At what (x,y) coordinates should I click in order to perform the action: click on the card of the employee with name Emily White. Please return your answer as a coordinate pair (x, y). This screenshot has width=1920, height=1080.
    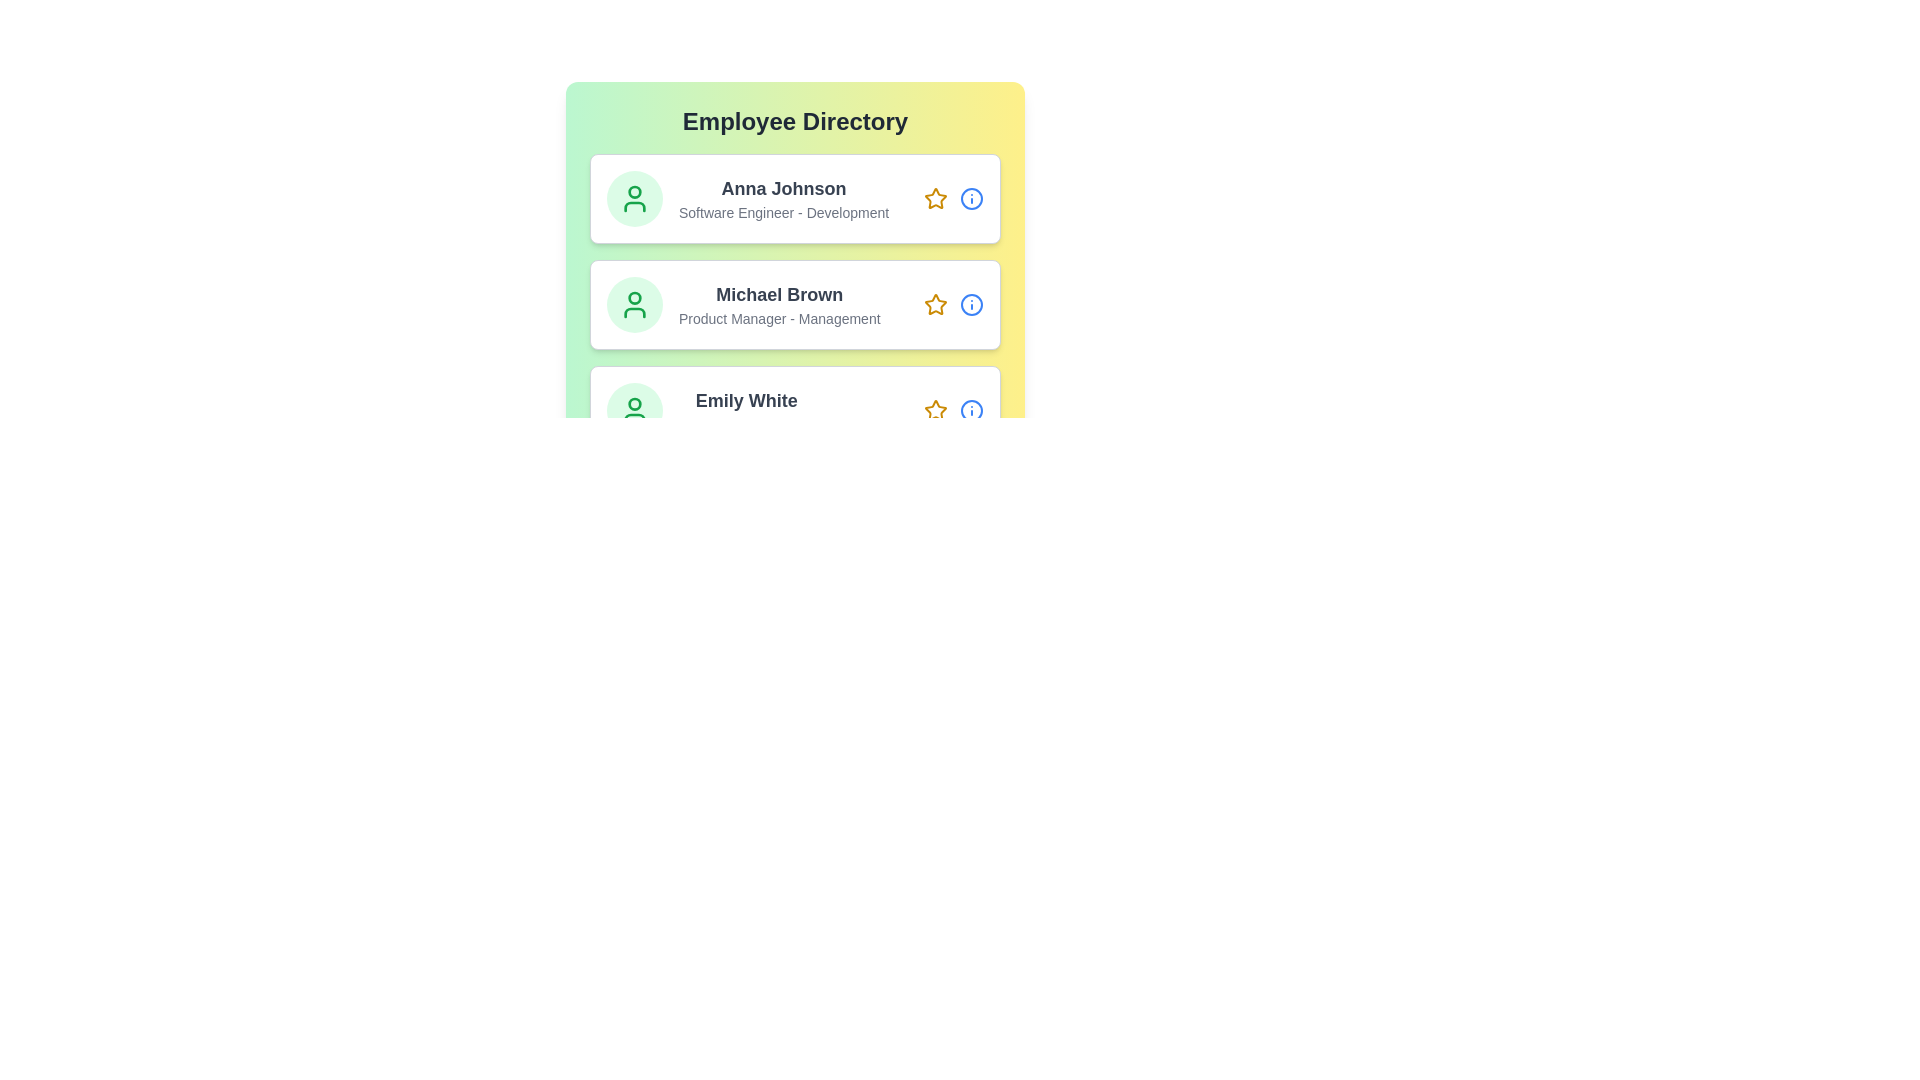
    Looking at the image, I should click on (794, 410).